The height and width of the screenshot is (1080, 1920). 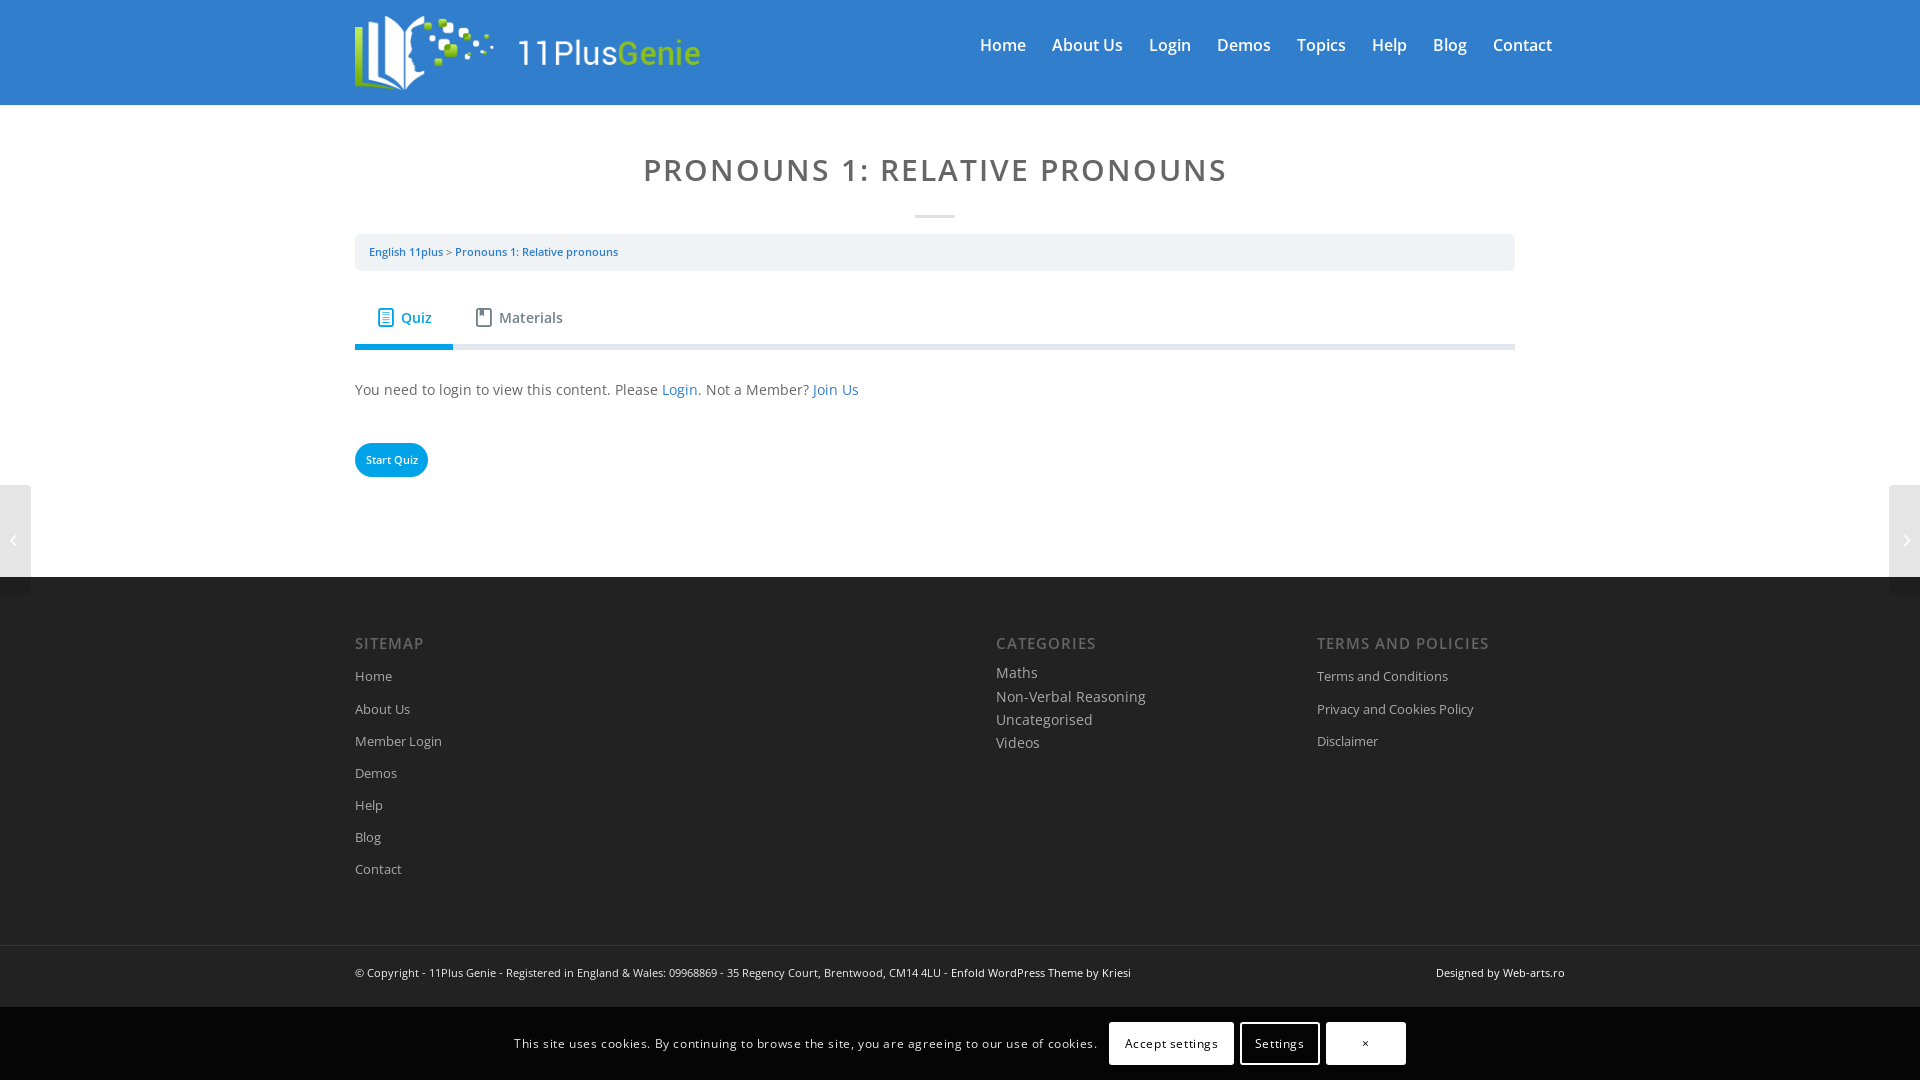 What do you see at coordinates (662, 389) in the screenshot?
I see `'Login'` at bounding box center [662, 389].